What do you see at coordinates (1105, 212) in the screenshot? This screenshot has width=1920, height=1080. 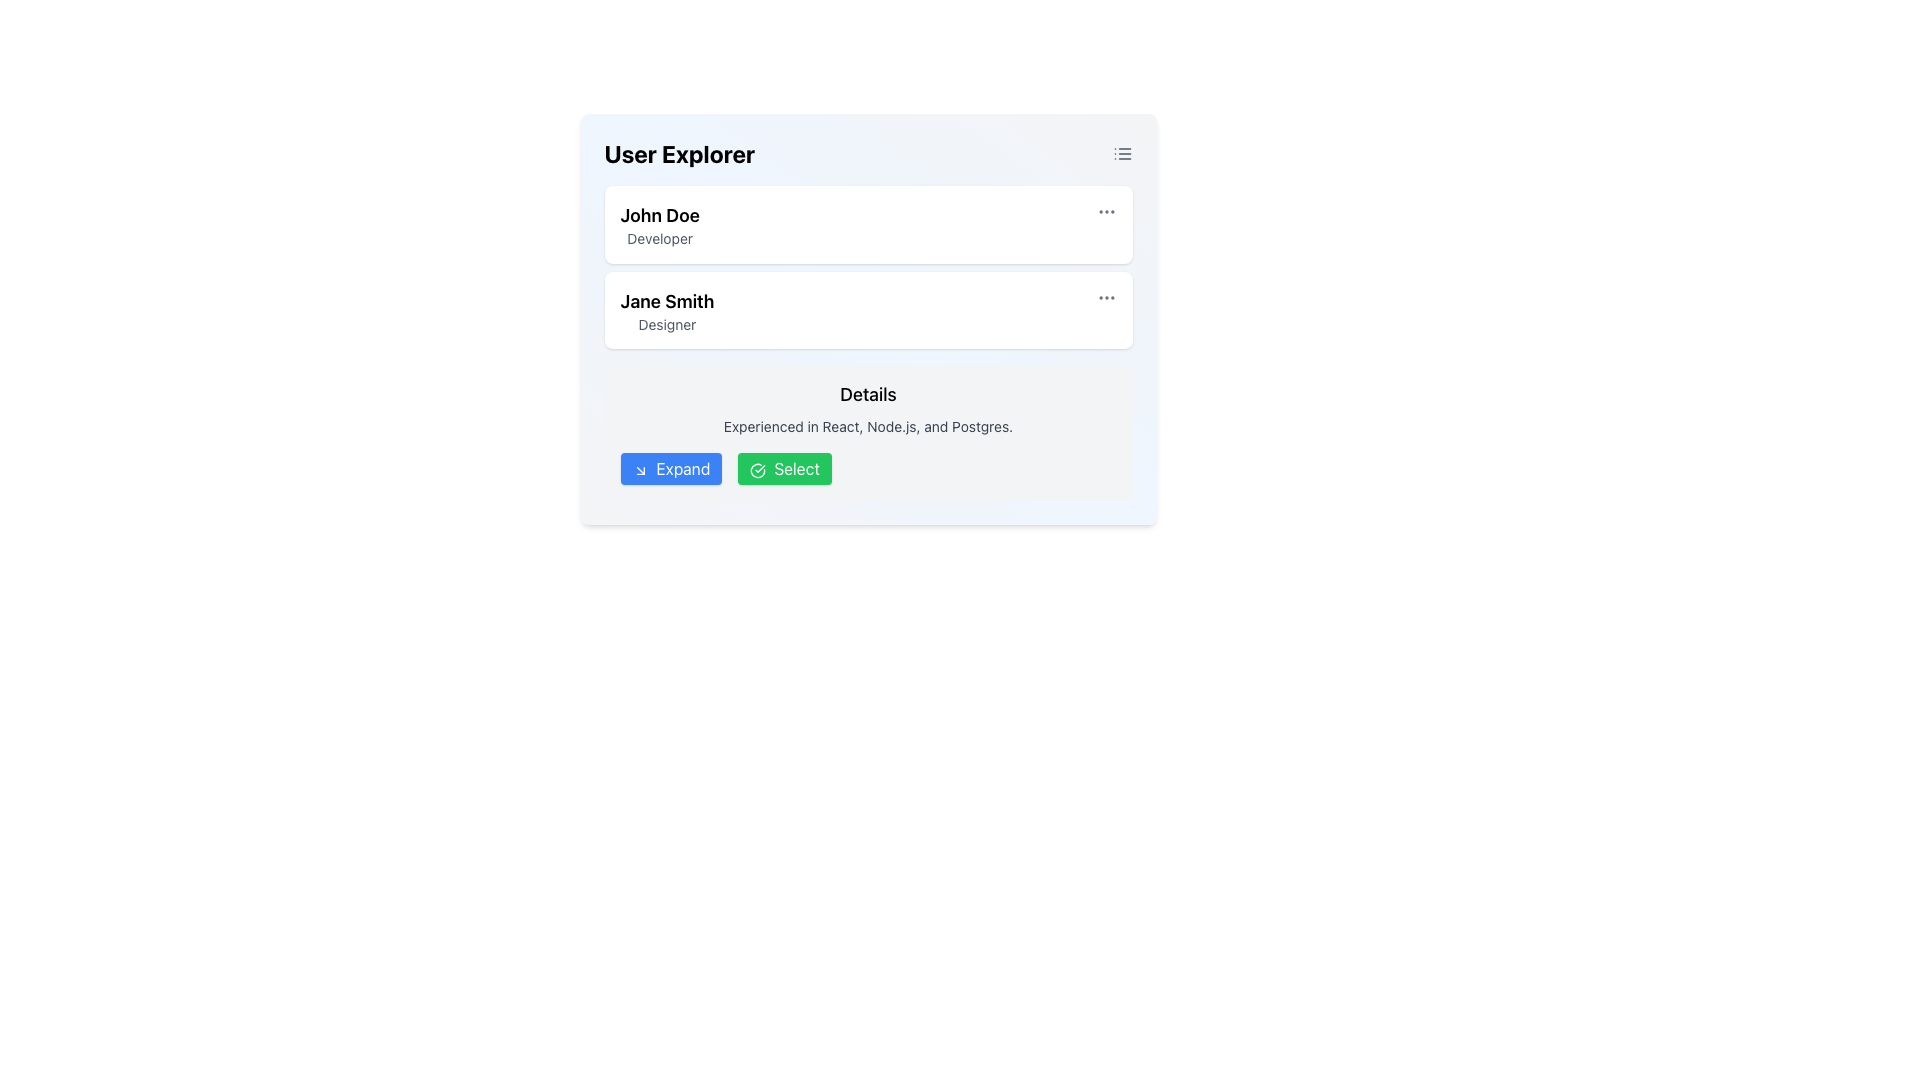 I see `the button represented by three horizontally aligned gray dots located at the top-right corner of the card for 'John Doe - Developer'` at bounding box center [1105, 212].